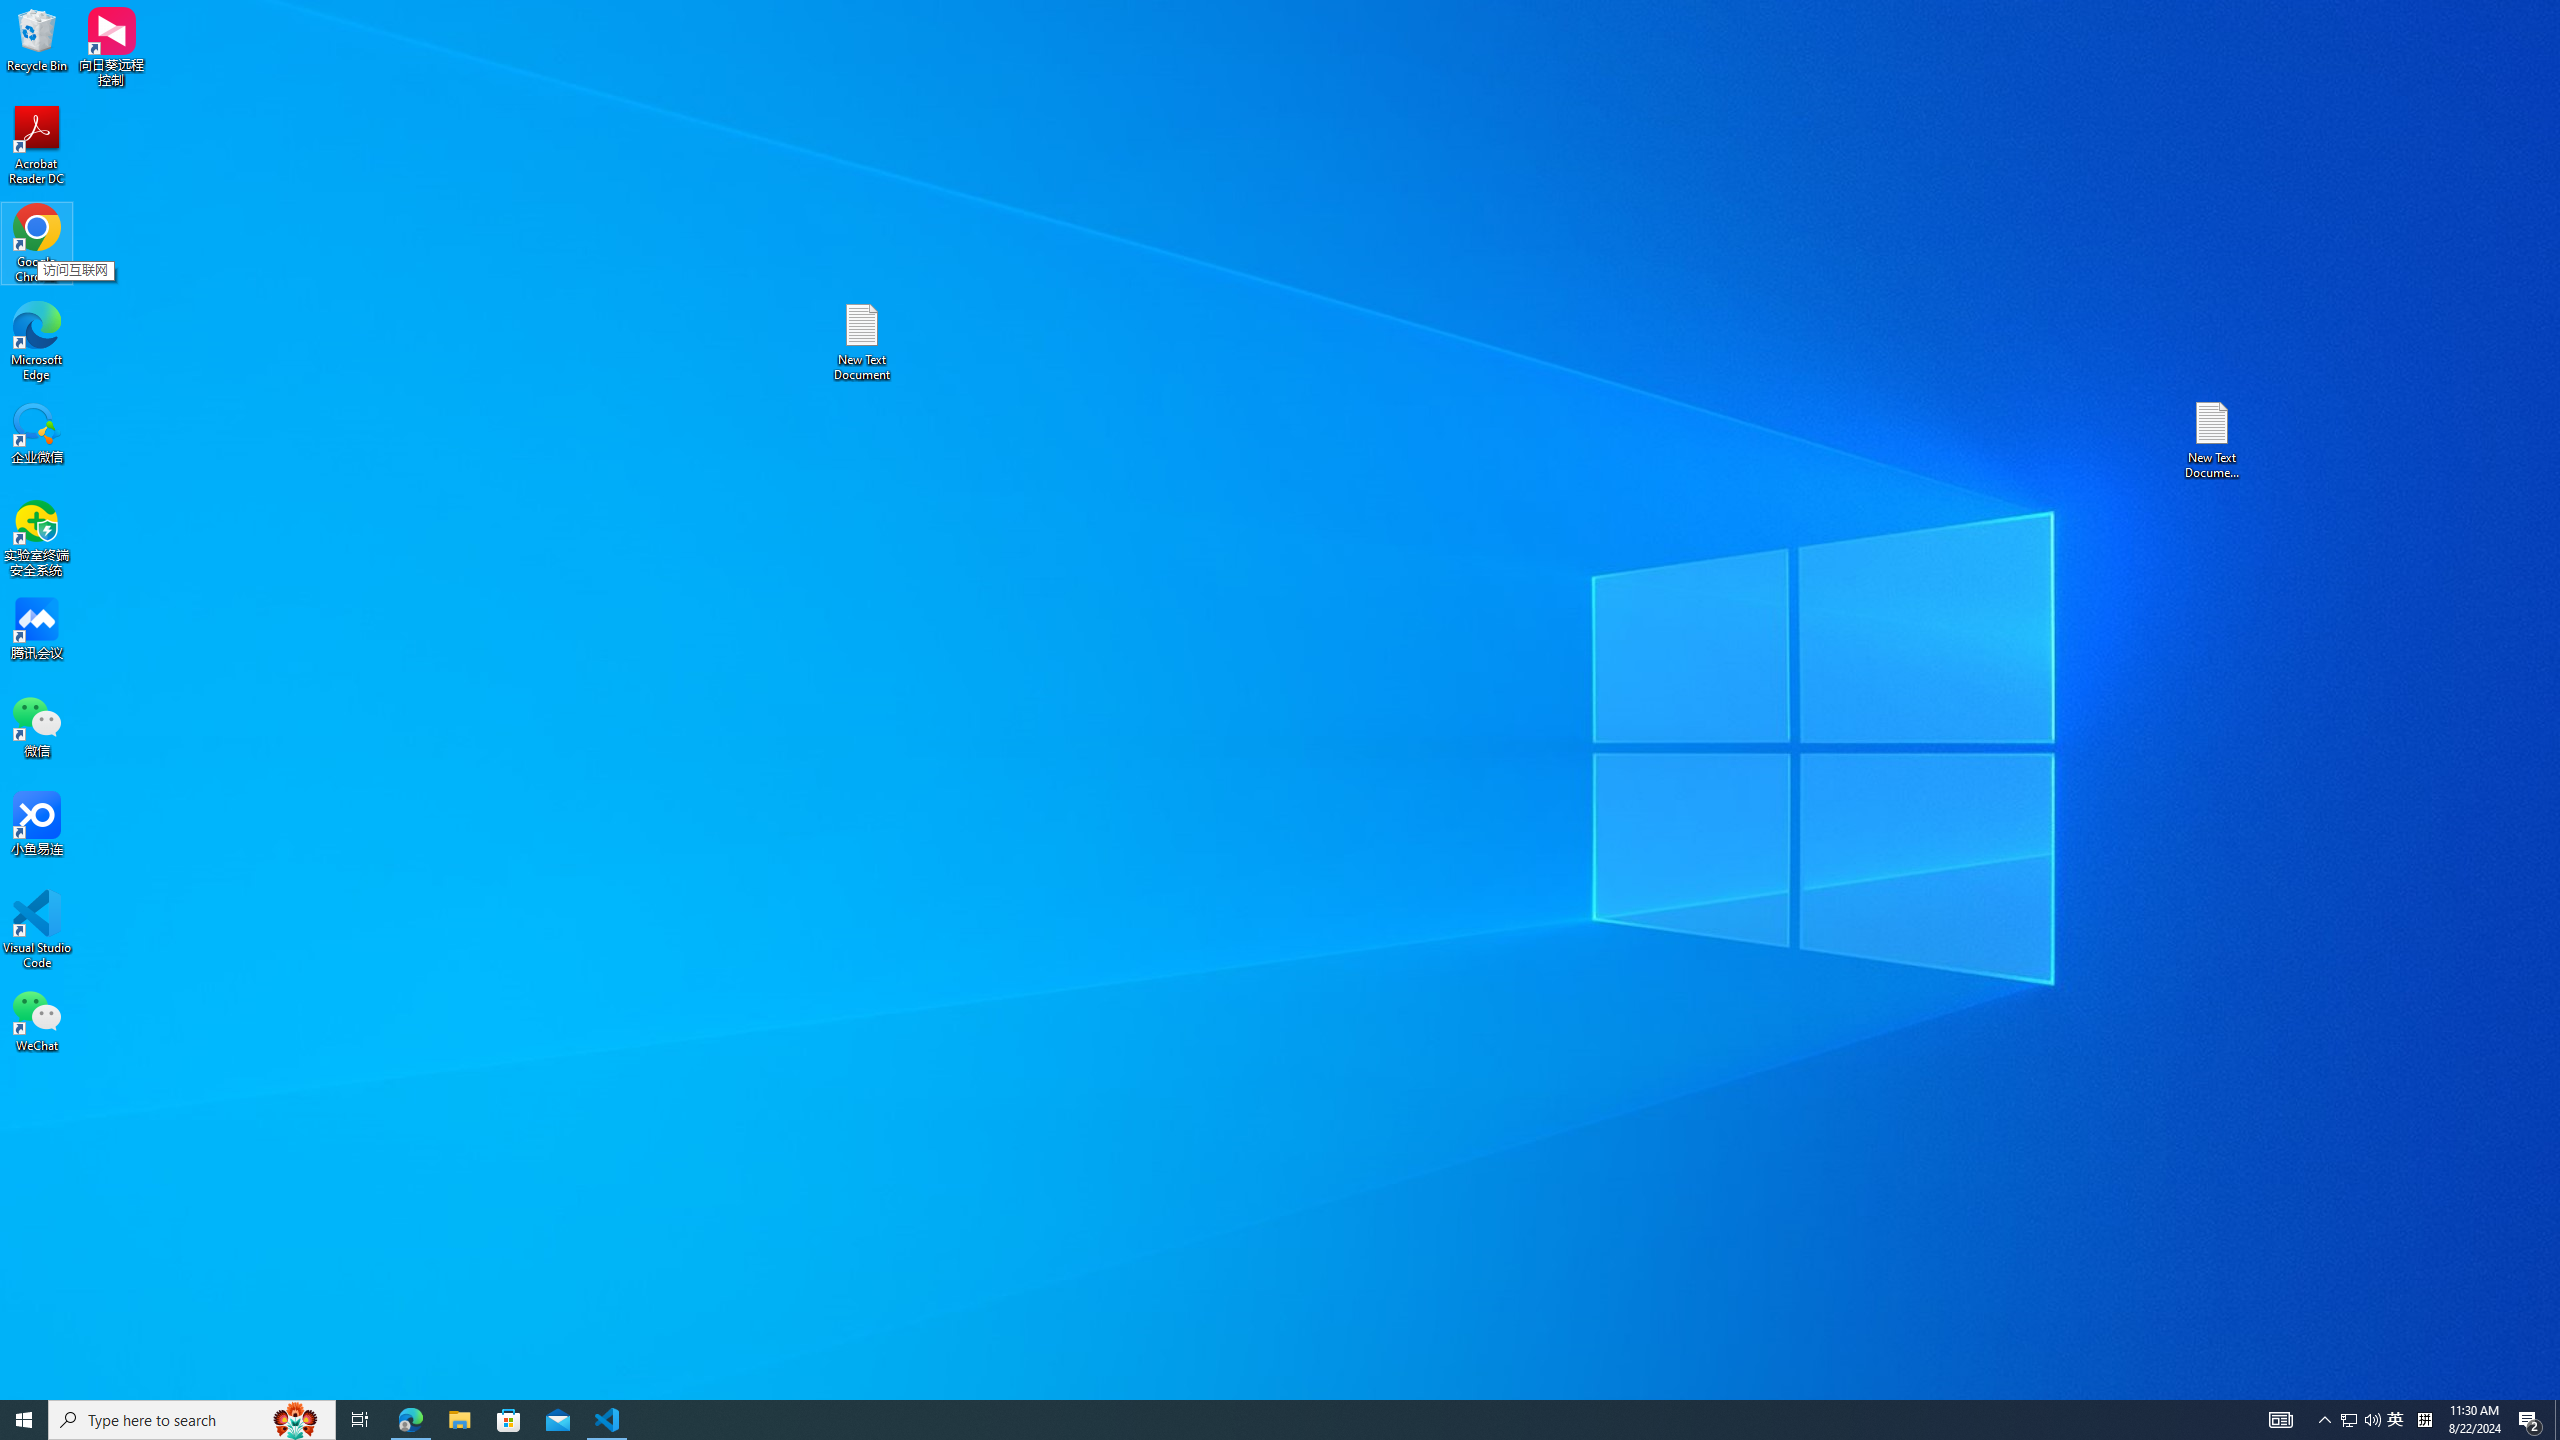 The width and height of the screenshot is (2560, 1440). What do you see at coordinates (36, 1019) in the screenshot?
I see `'WeChat'` at bounding box center [36, 1019].